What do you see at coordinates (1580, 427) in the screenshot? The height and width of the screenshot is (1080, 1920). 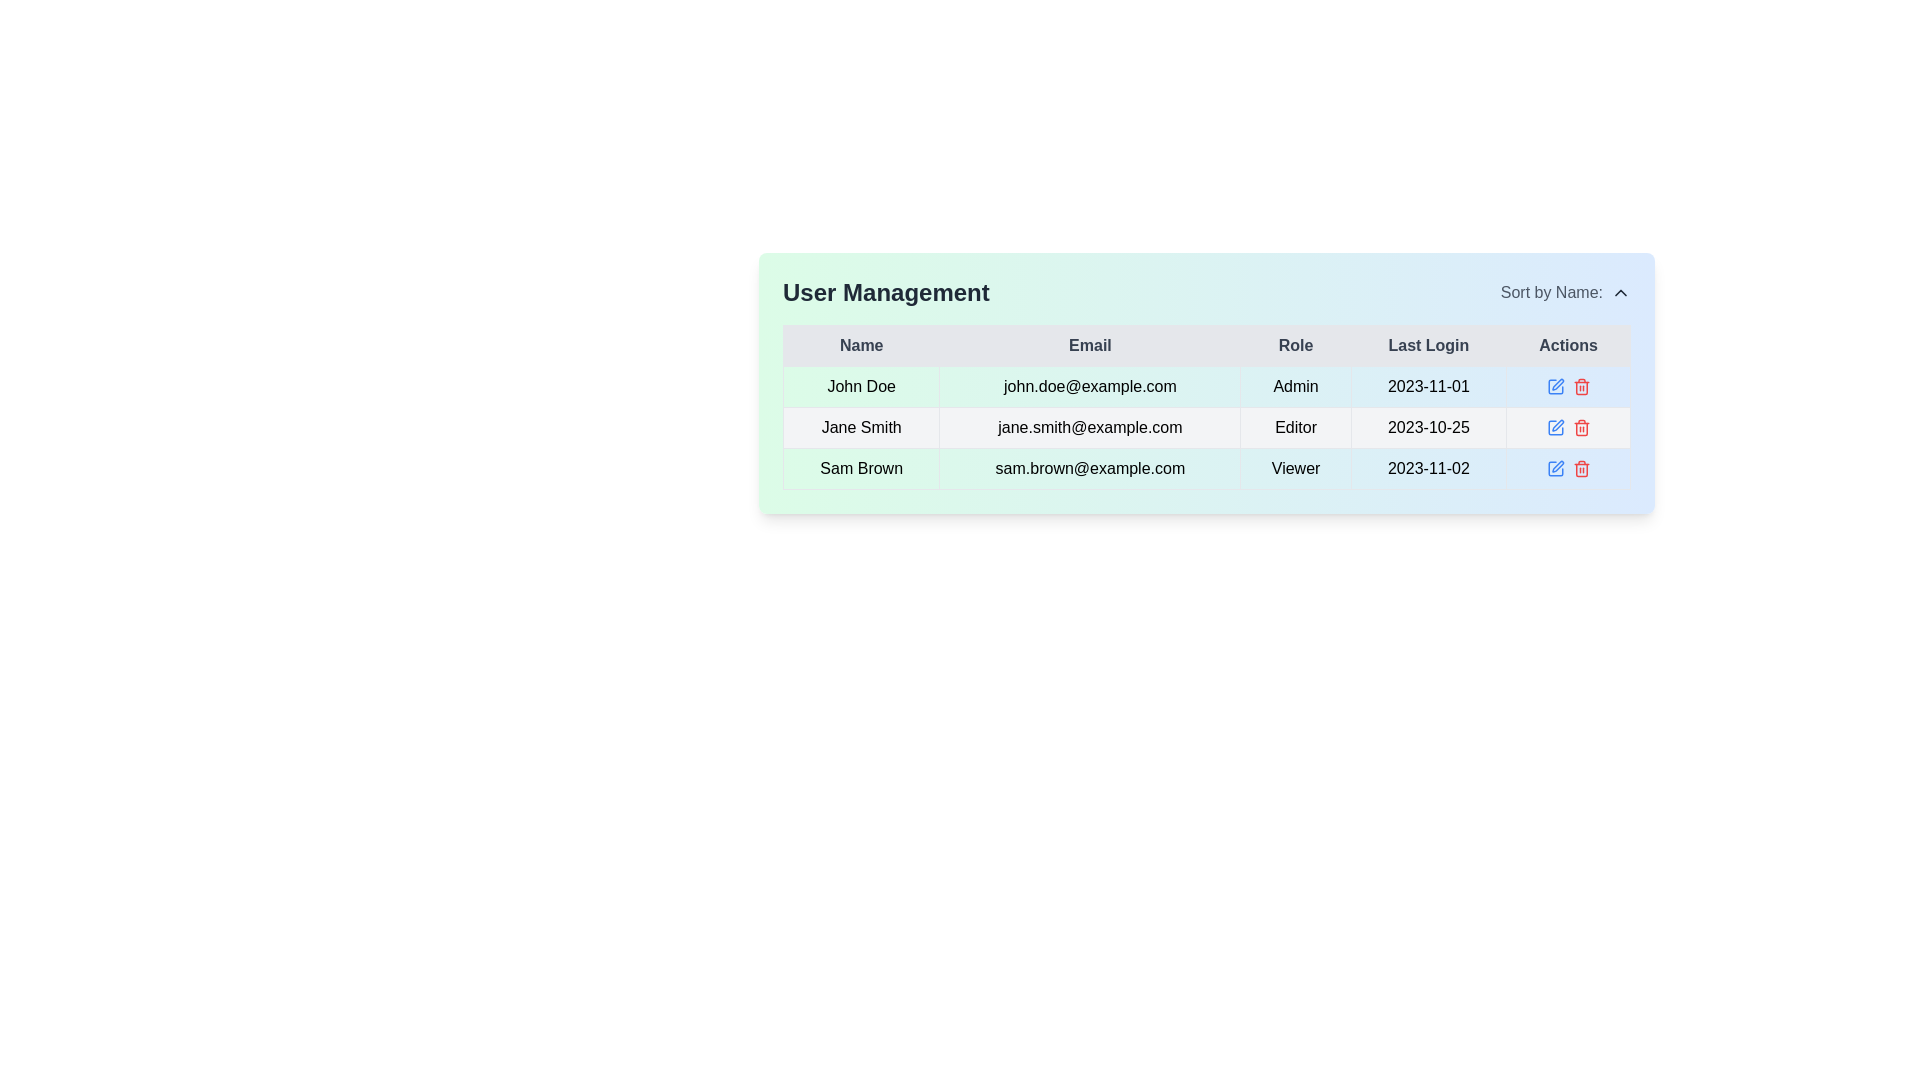 I see `the delete icon in the 'Actions' column of the second row` at bounding box center [1580, 427].